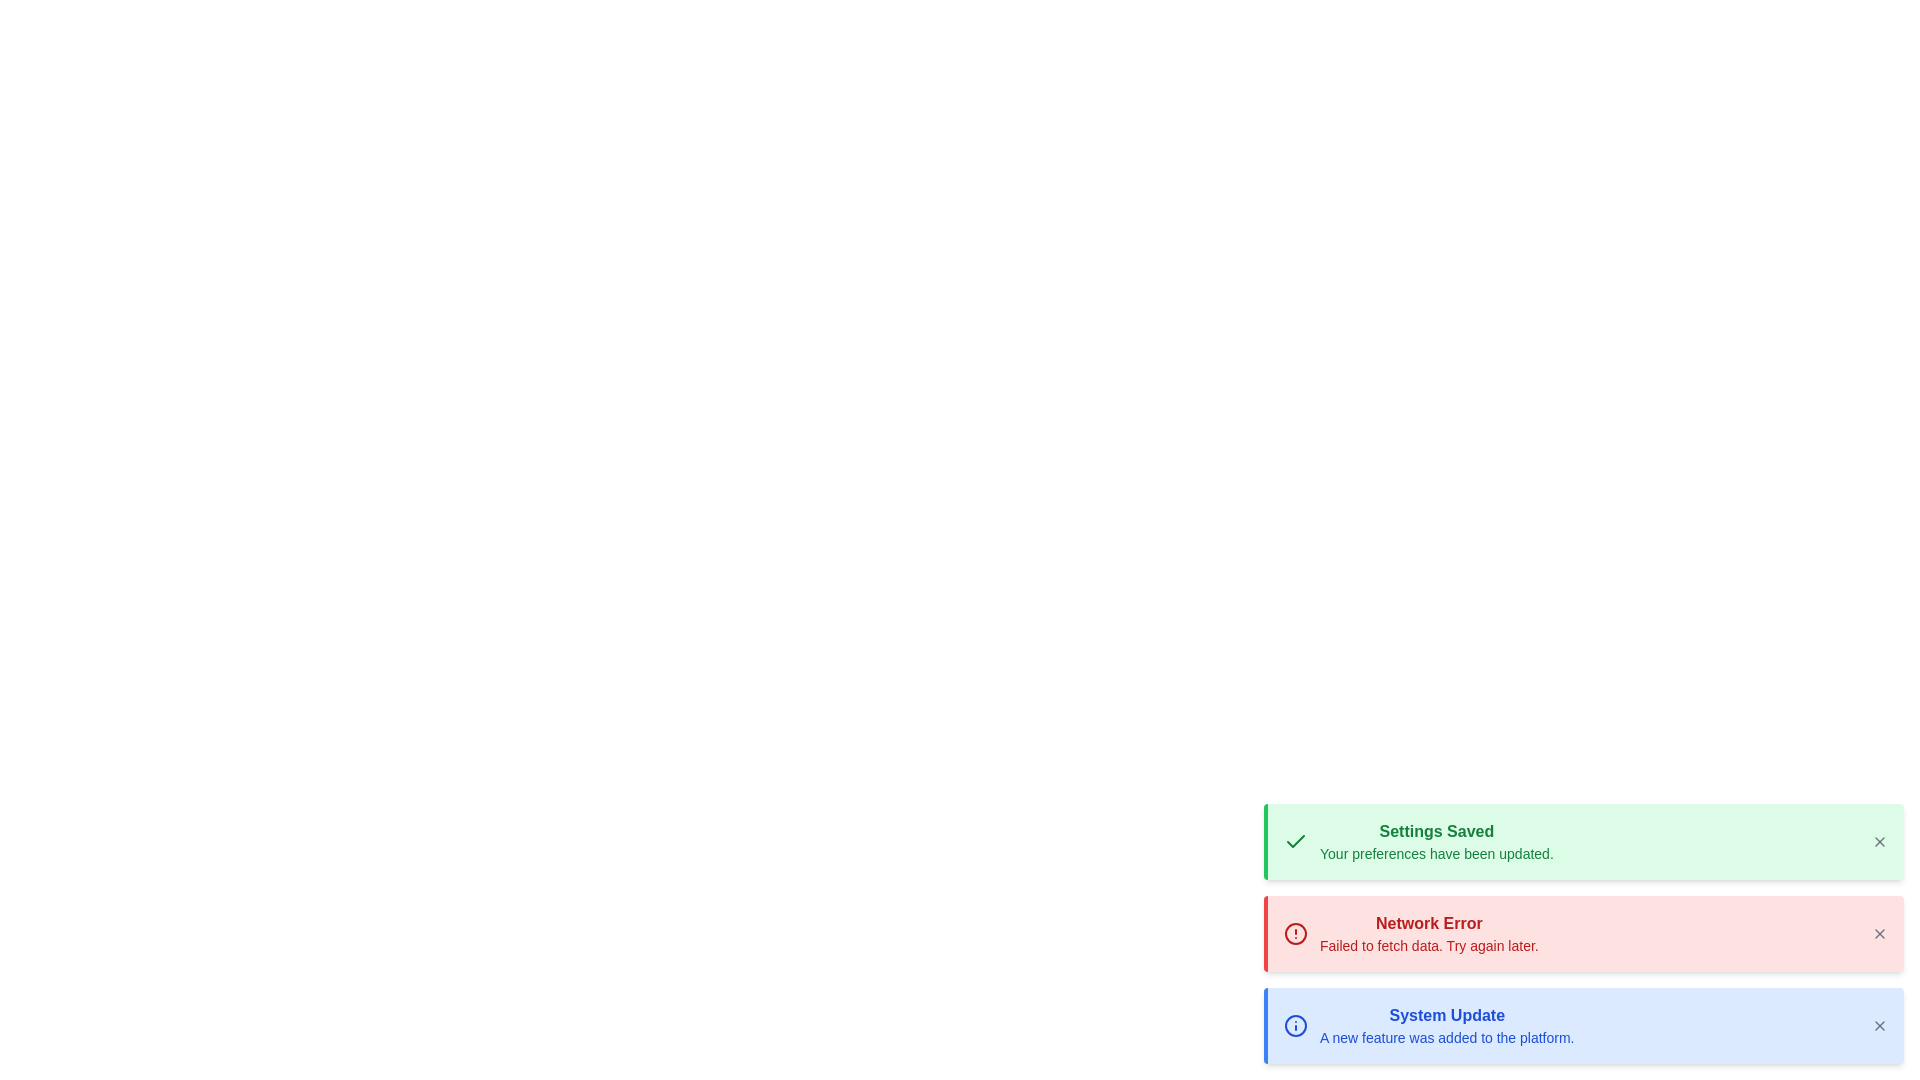  I want to click on text label displaying 'System Update' in bold blue font, located in the notification section at the bottom of the interface, so click(1447, 1015).